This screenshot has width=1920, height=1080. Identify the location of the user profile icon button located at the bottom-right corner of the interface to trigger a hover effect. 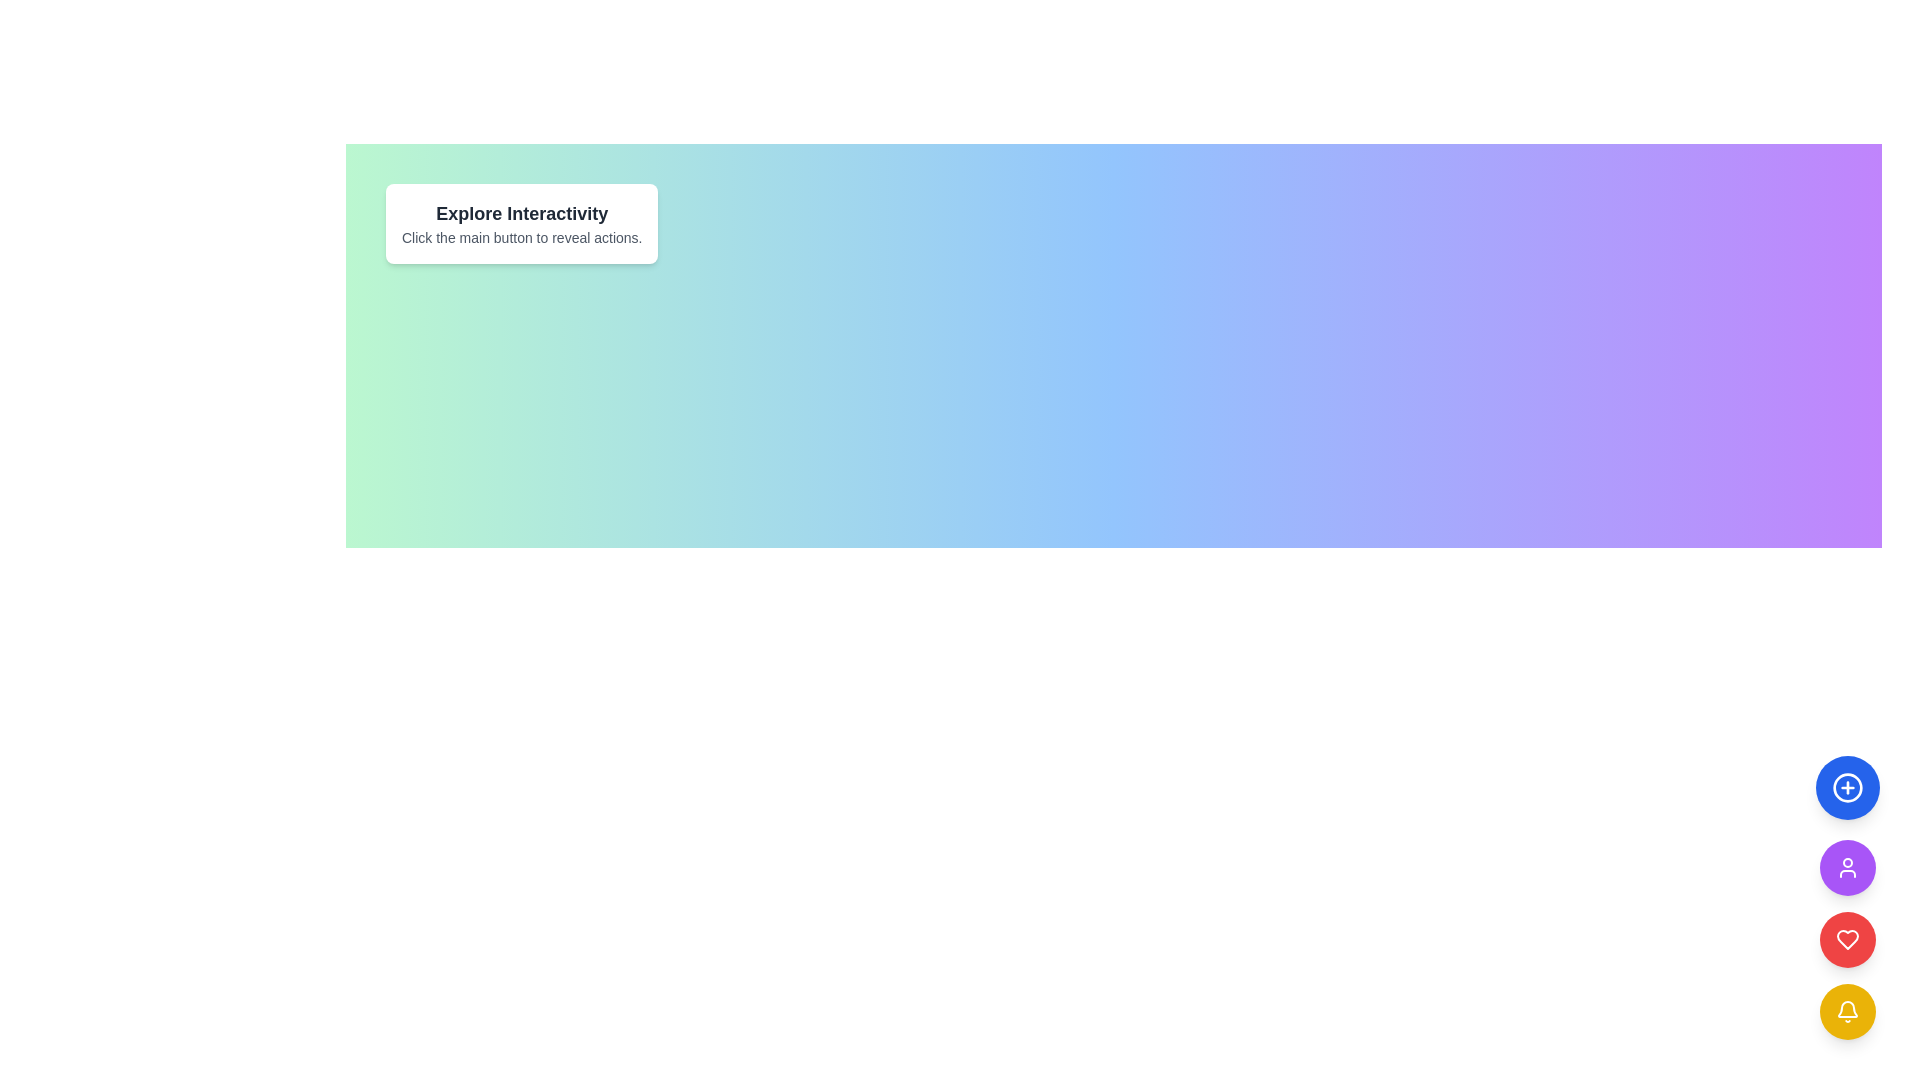
(1847, 866).